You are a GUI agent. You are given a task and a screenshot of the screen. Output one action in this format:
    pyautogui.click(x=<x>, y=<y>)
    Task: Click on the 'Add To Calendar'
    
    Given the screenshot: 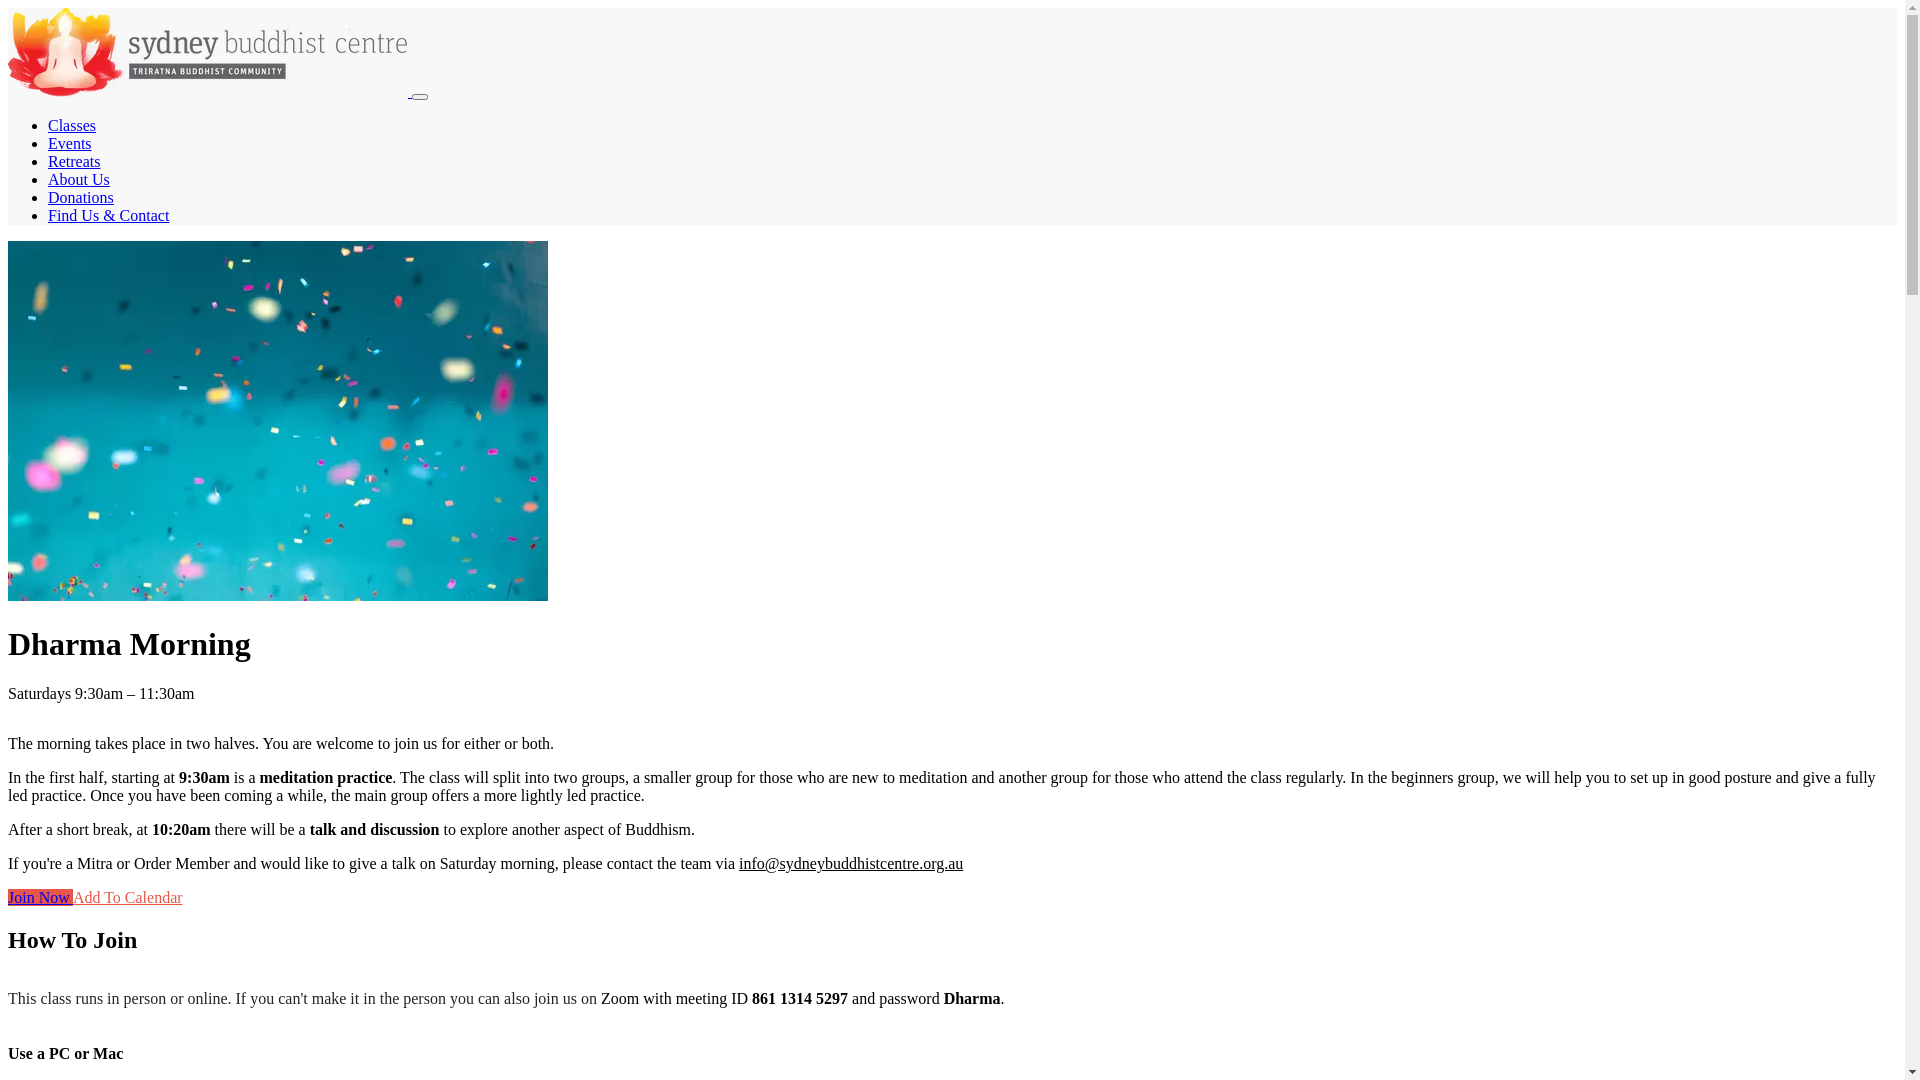 What is the action you would take?
    pyautogui.click(x=72, y=896)
    